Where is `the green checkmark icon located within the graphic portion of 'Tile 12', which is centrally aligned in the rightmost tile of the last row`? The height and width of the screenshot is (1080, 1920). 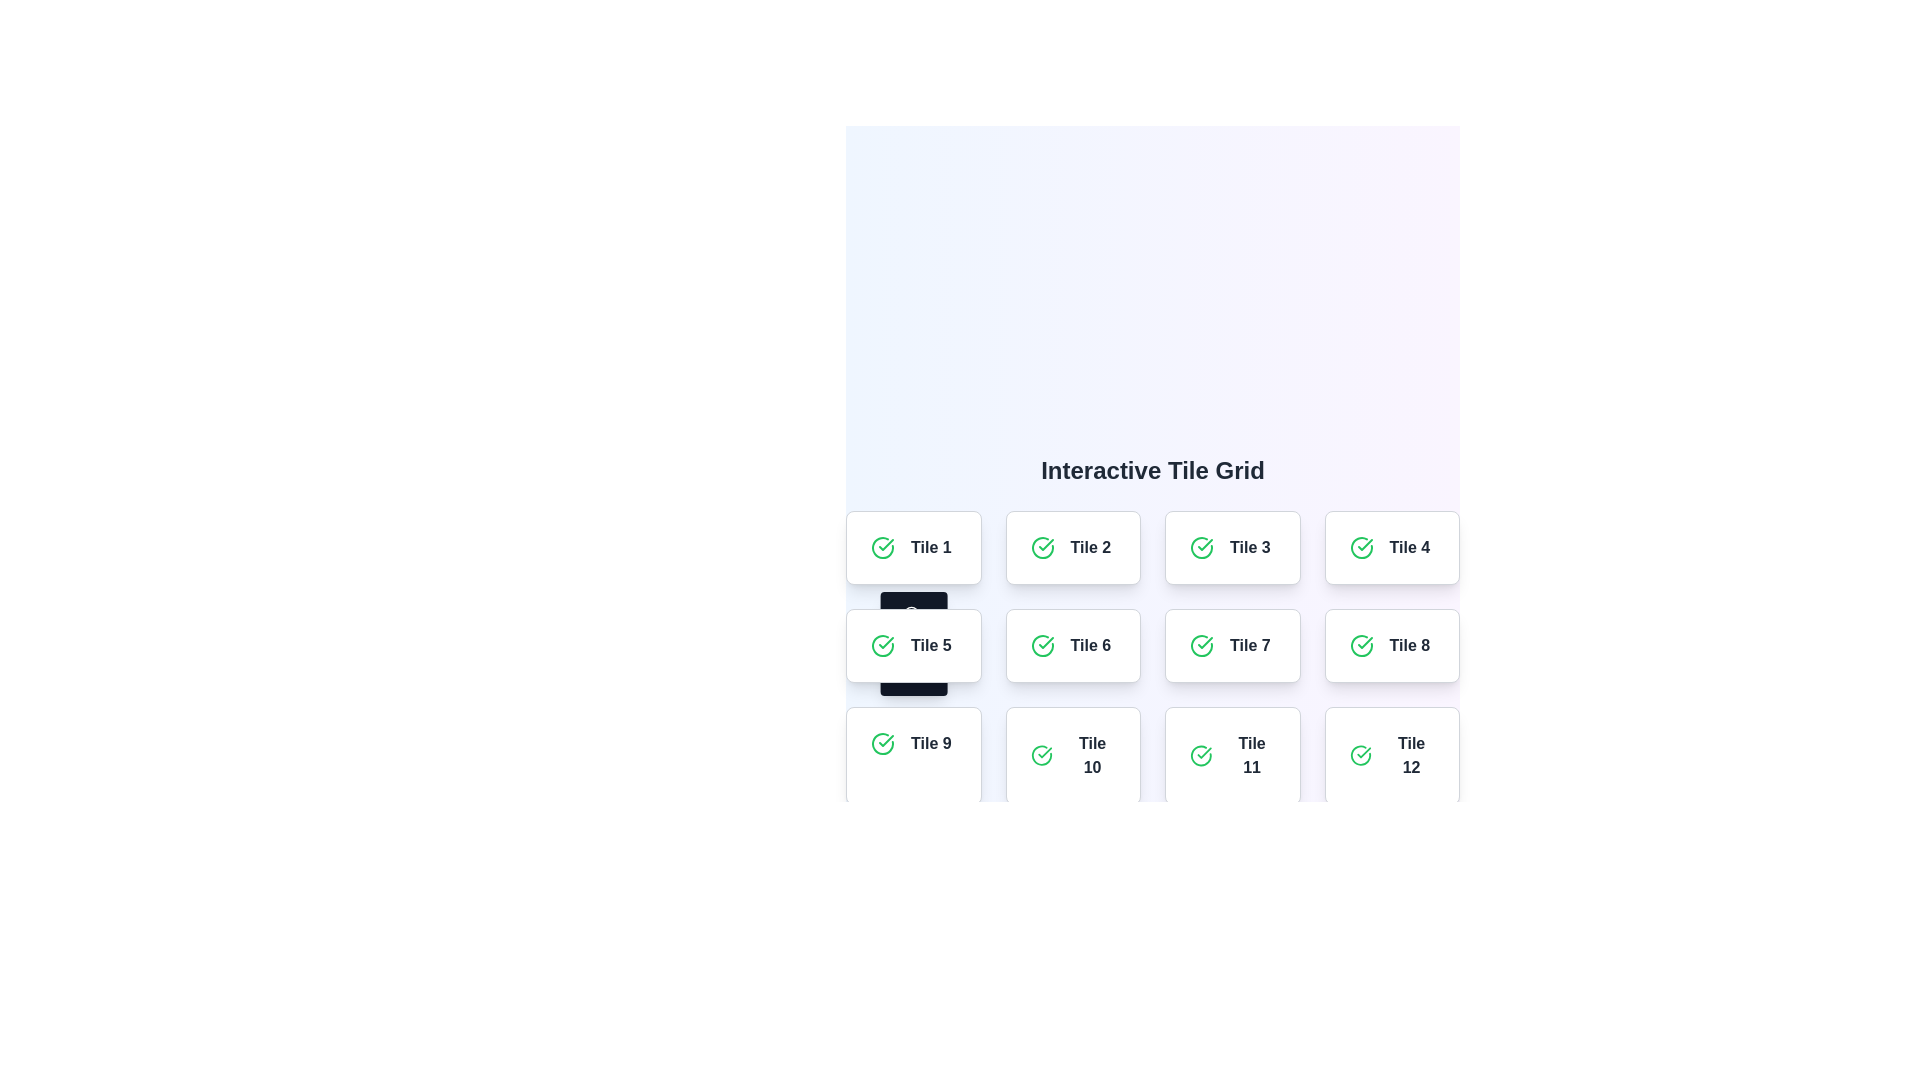 the green checkmark icon located within the graphic portion of 'Tile 12', which is centrally aligned in the rightmost tile of the last row is located at coordinates (1363, 753).